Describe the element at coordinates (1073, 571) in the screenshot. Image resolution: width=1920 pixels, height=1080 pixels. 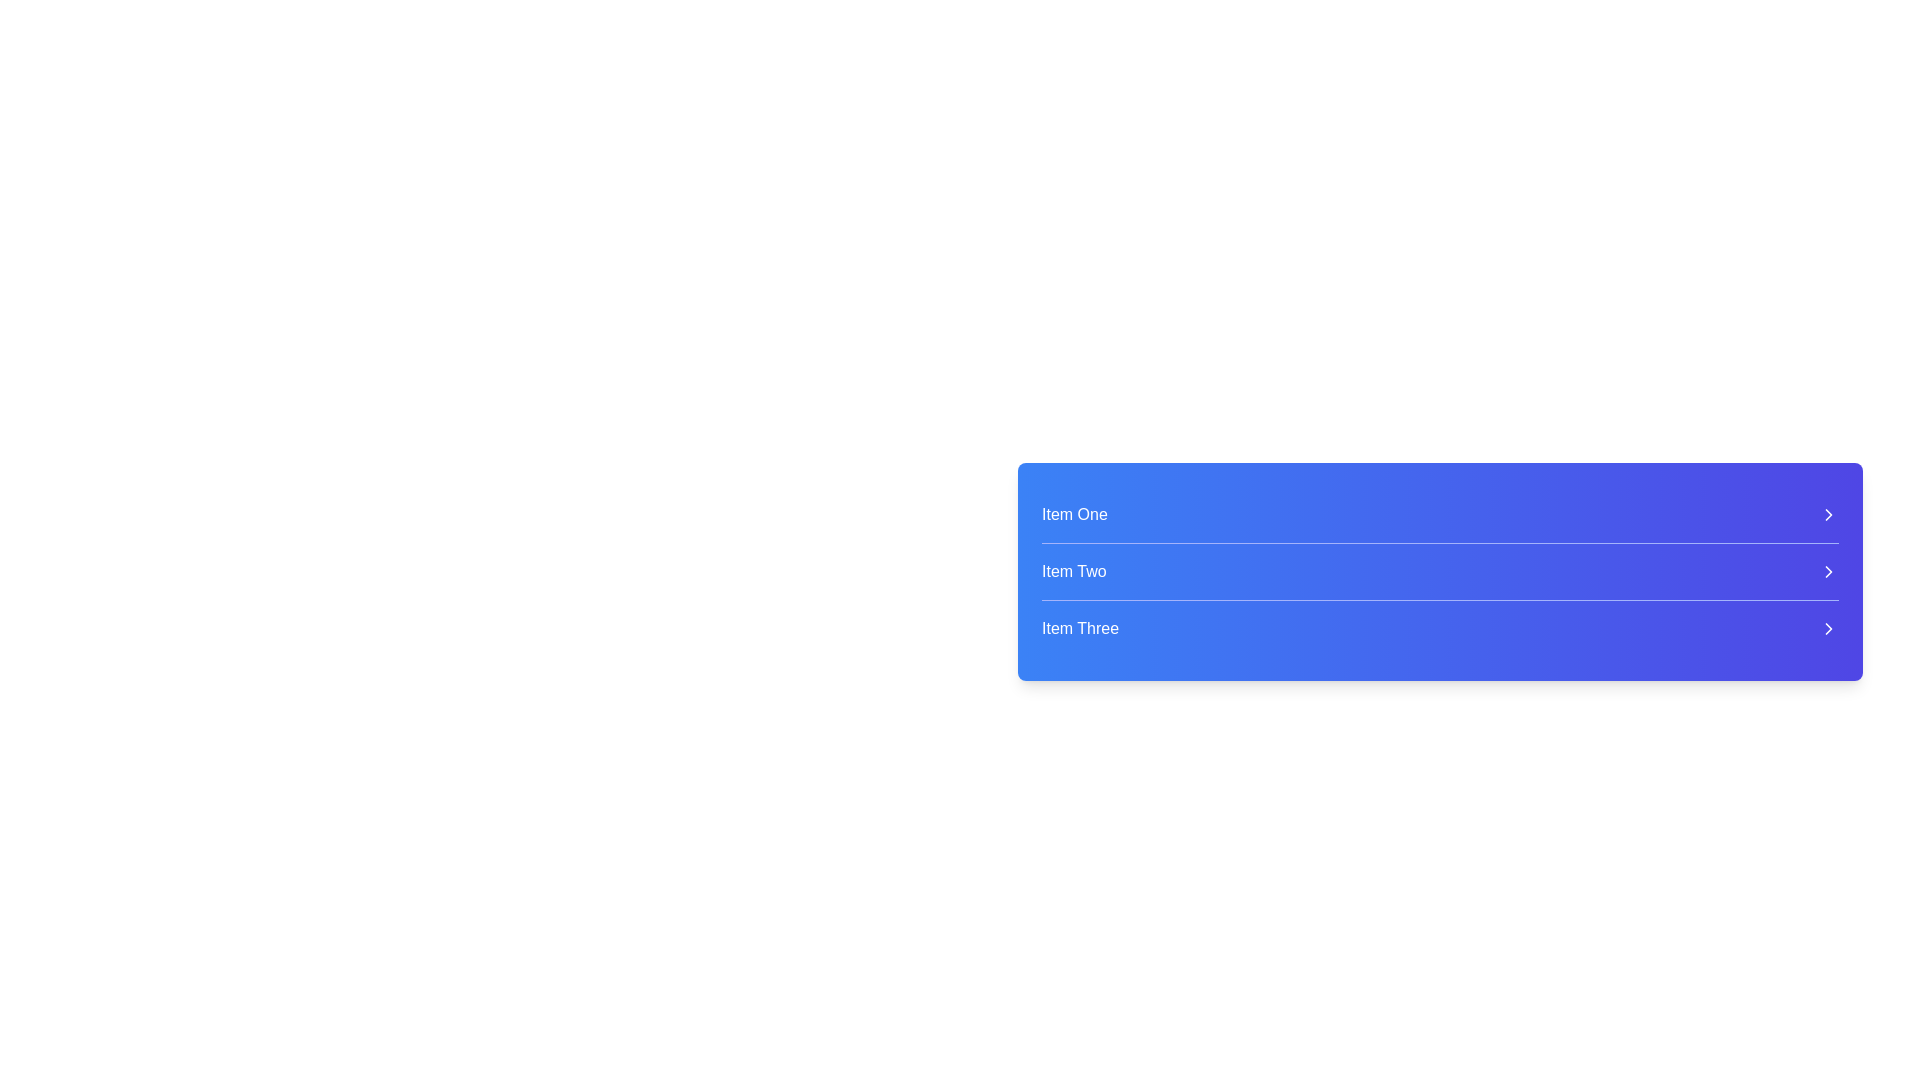
I see `the text label displaying 'Item Two' in white font against a blue background` at that location.